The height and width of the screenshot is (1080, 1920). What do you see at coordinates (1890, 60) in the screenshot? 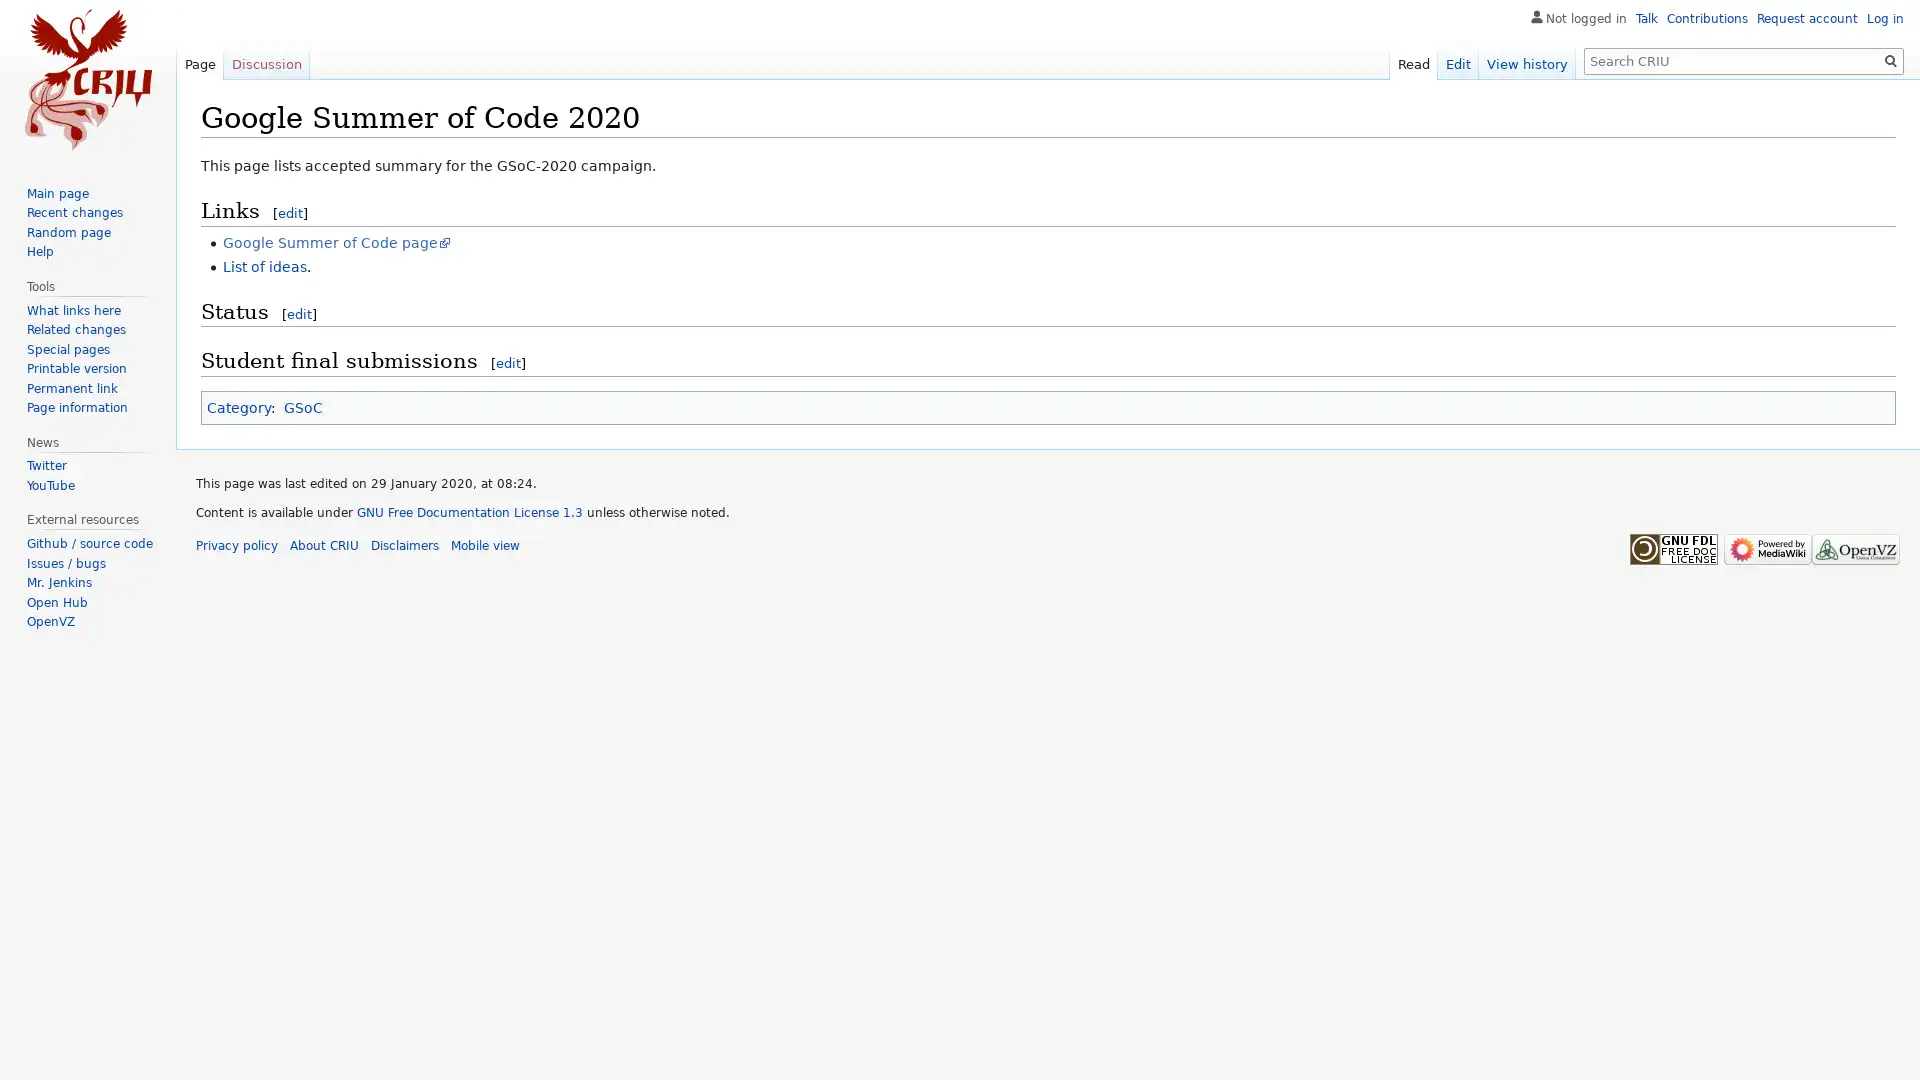
I see `Go` at bounding box center [1890, 60].